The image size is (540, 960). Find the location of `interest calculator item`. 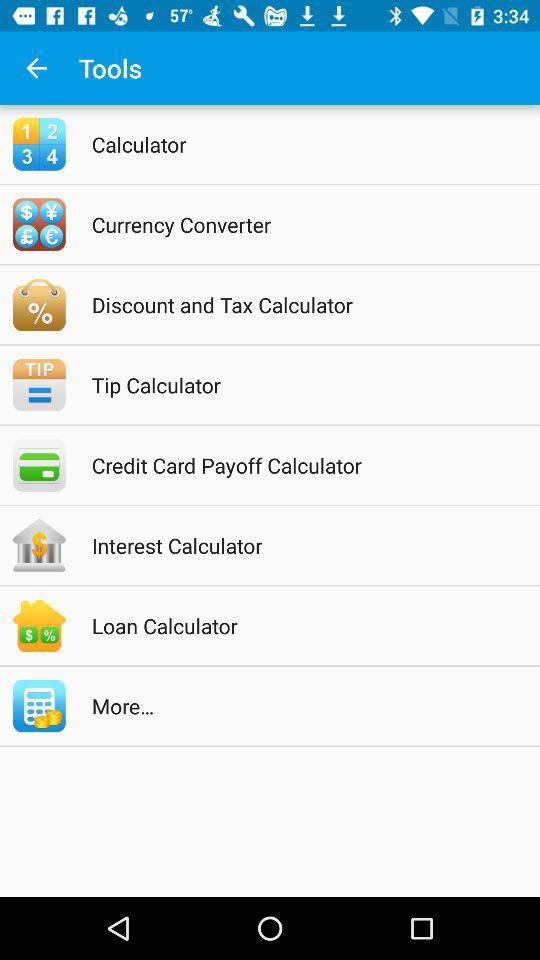

interest calculator item is located at coordinates (295, 545).